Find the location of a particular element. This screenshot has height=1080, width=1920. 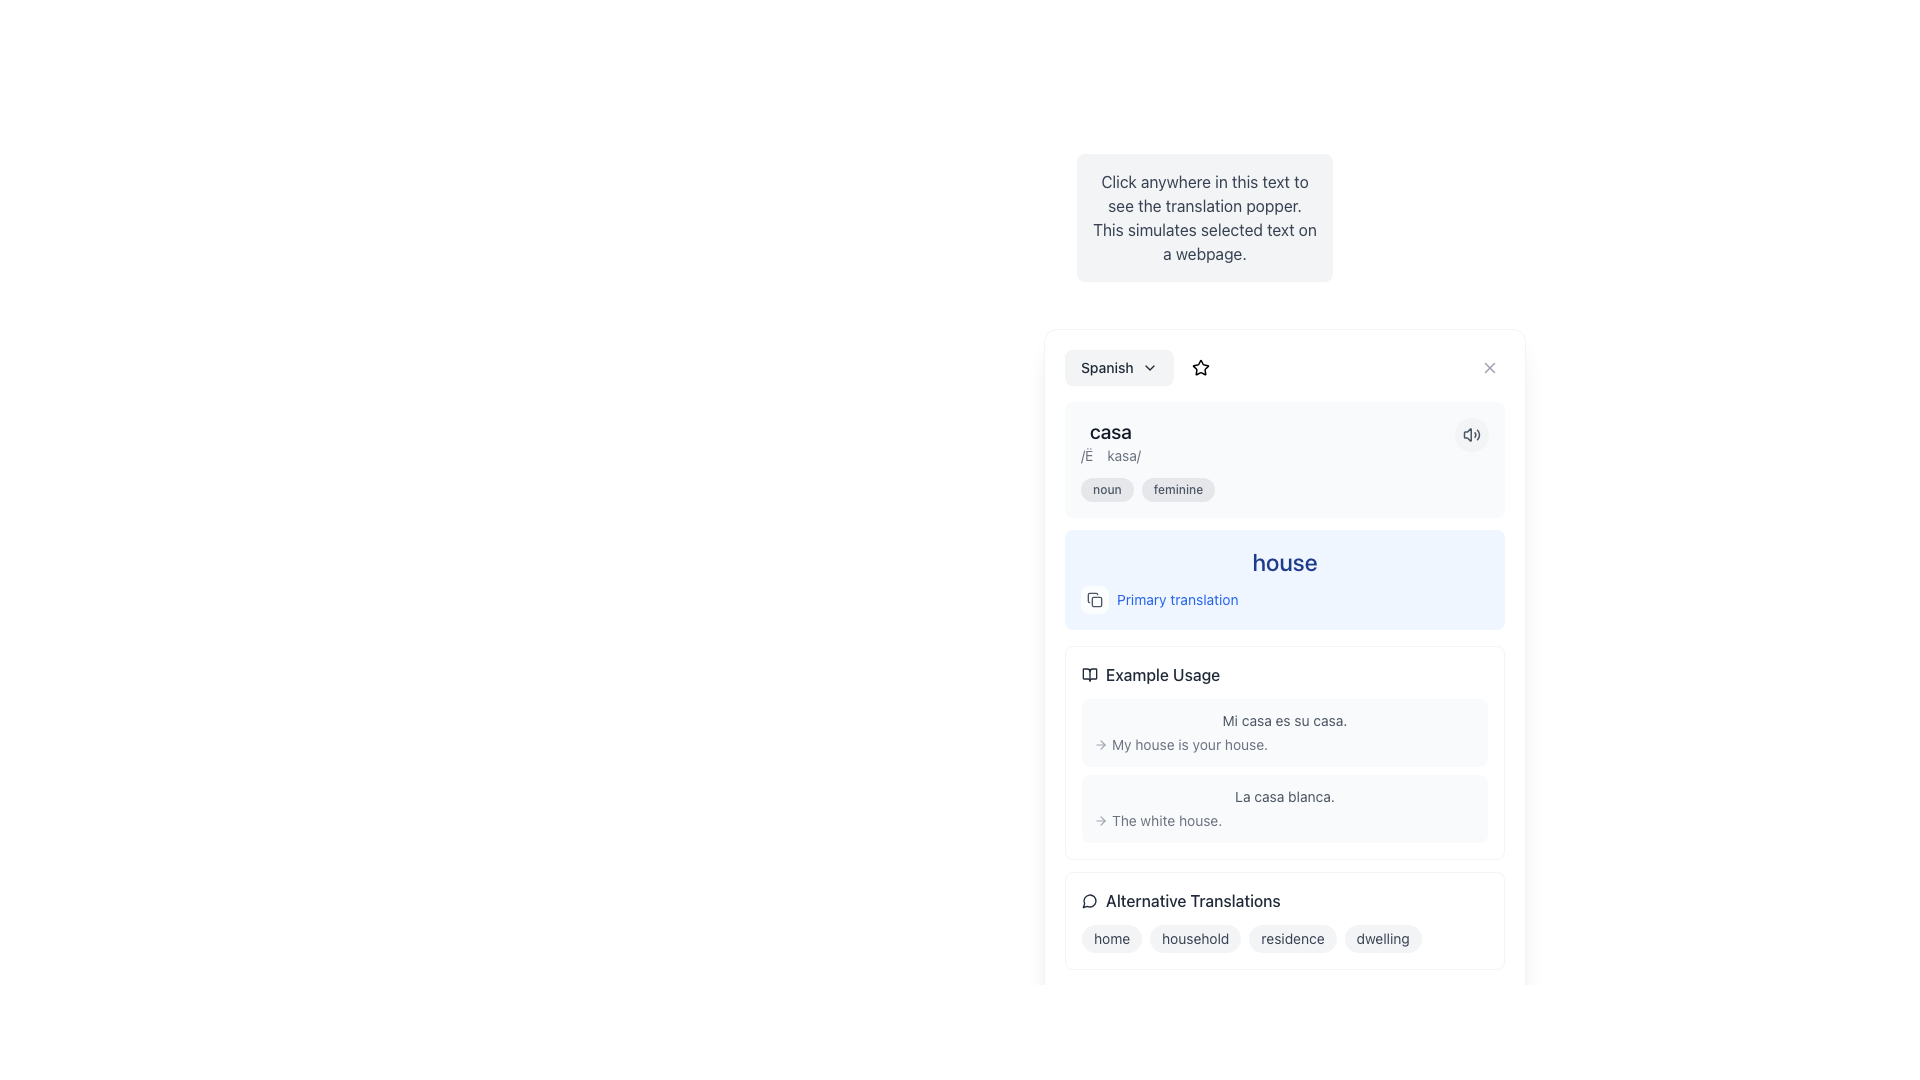

the text label styled as a pill-shaped button with the text 'residence', which is the third element in a horizontal group of four similar buttons located in the 'Alternative Translations' section is located at coordinates (1285, 938).